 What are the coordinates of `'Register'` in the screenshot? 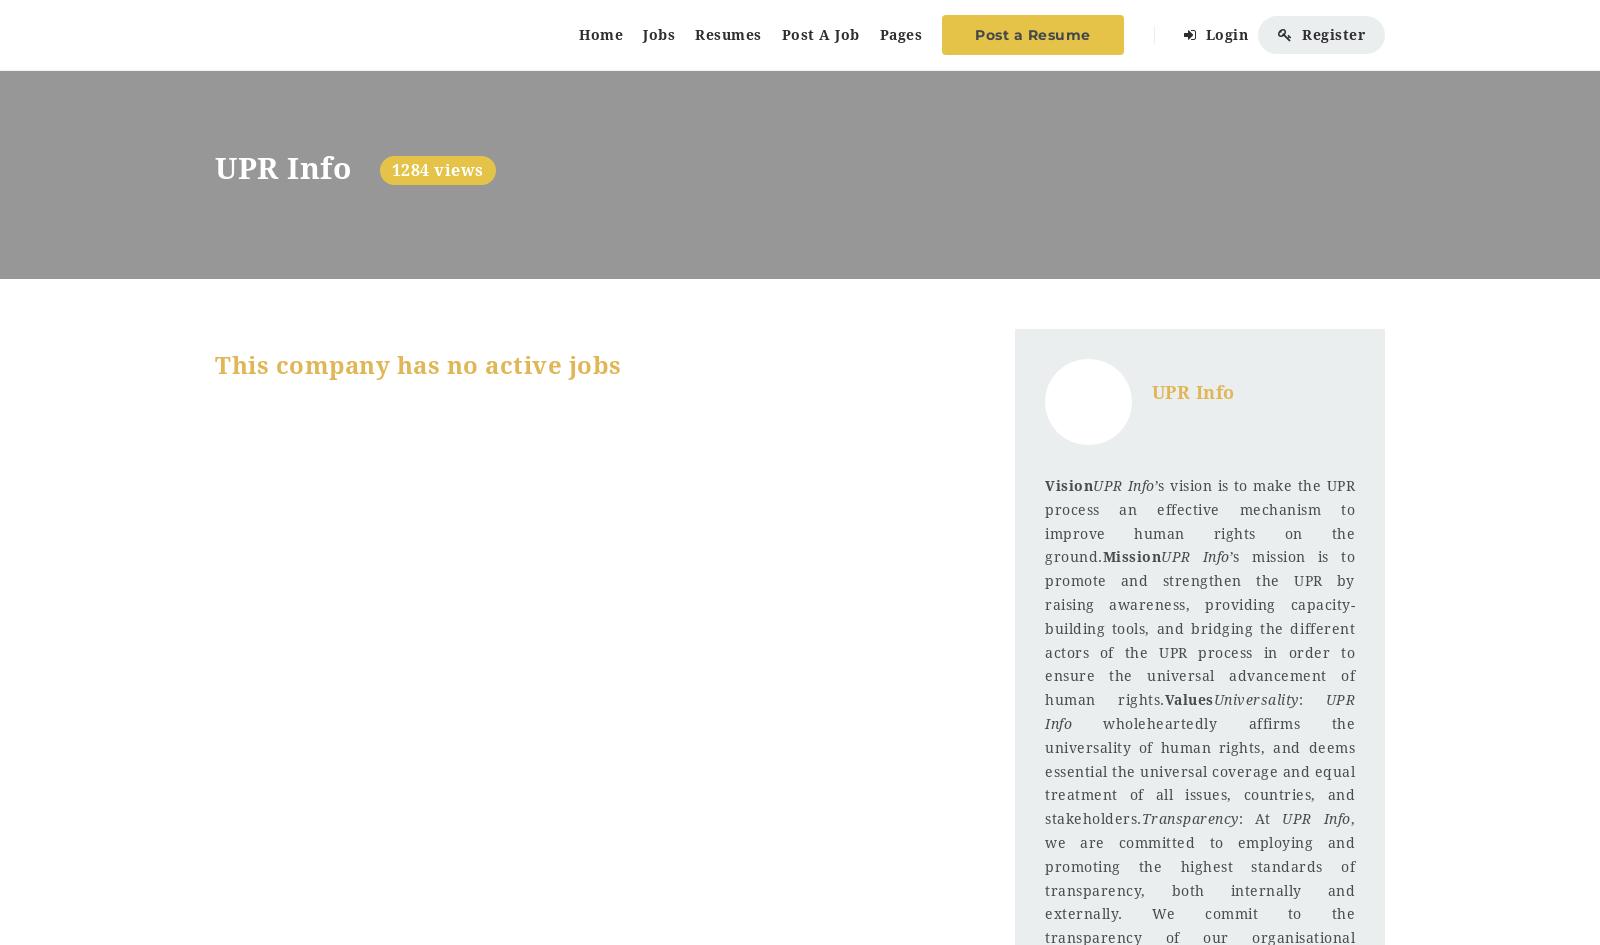 It's located at (1330, 34).